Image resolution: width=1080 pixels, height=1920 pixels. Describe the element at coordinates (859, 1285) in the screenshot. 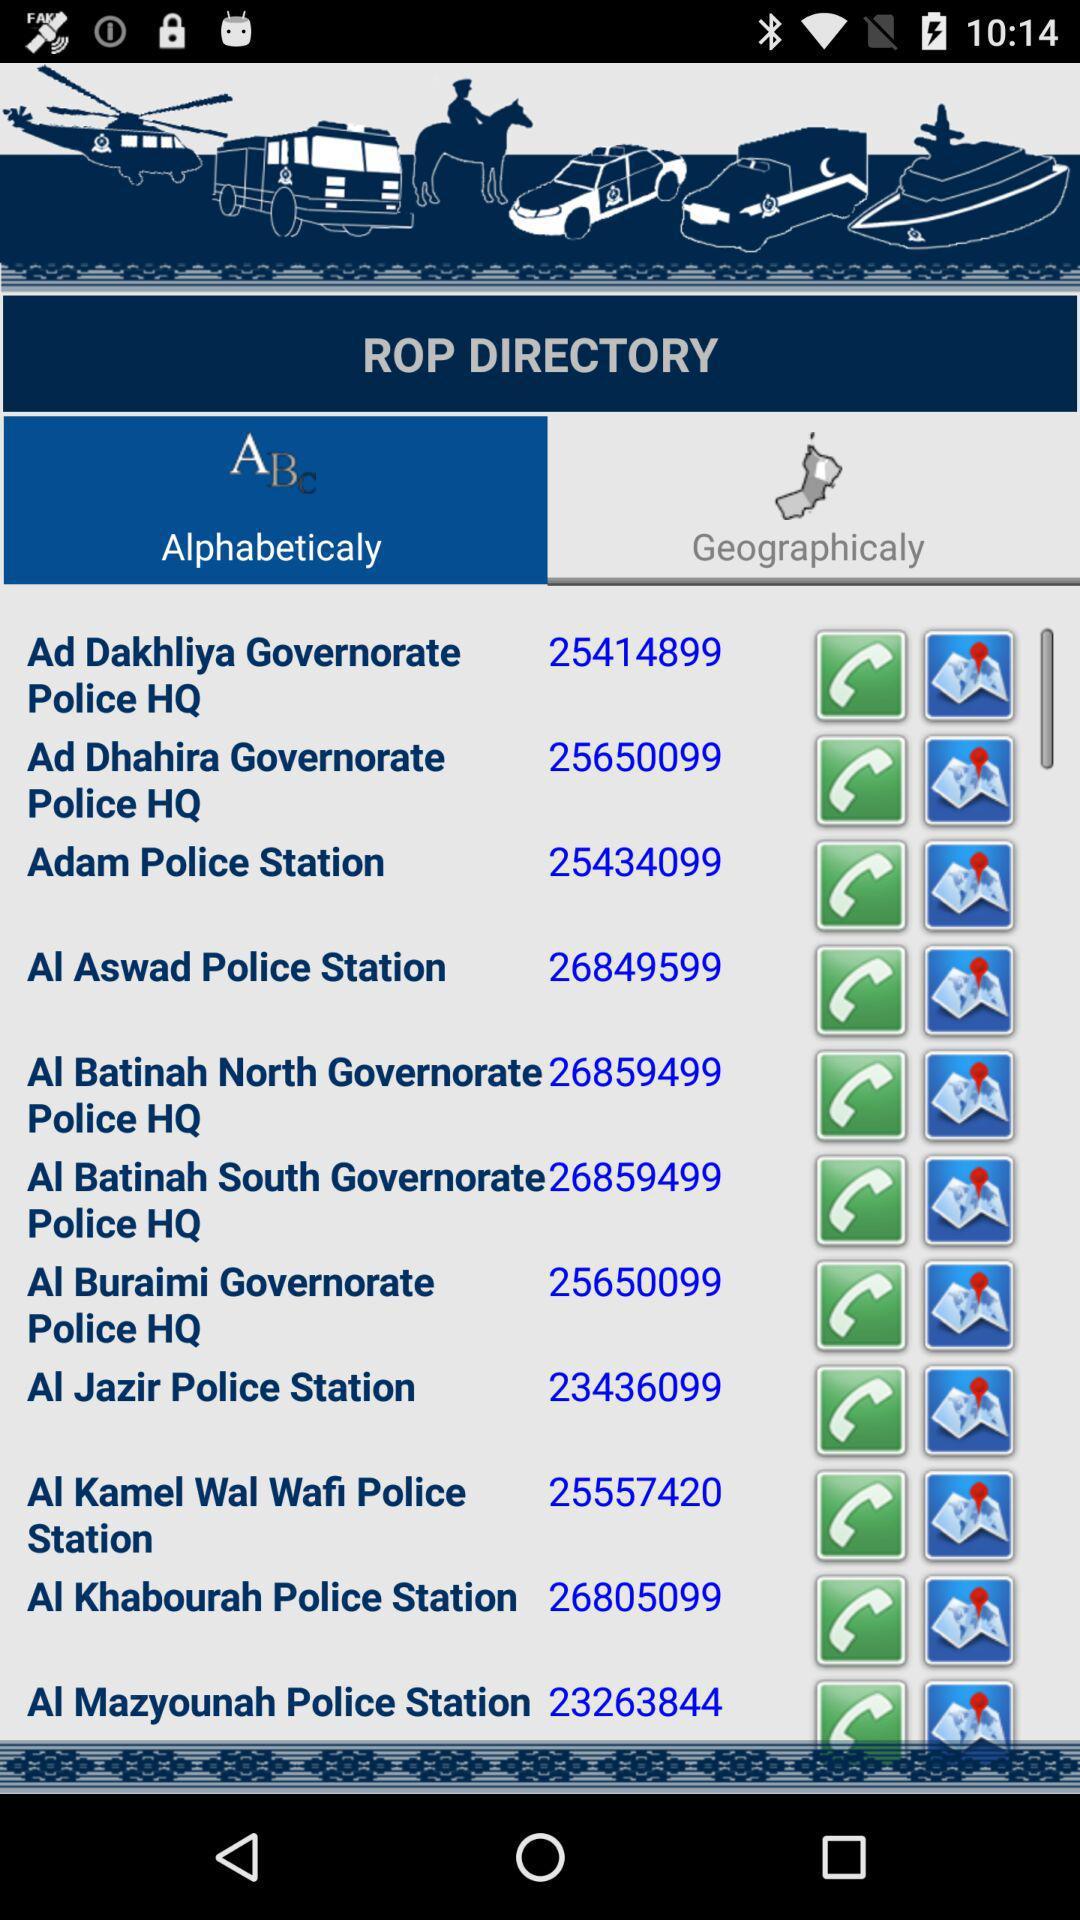

I see `the call icon` at that location.